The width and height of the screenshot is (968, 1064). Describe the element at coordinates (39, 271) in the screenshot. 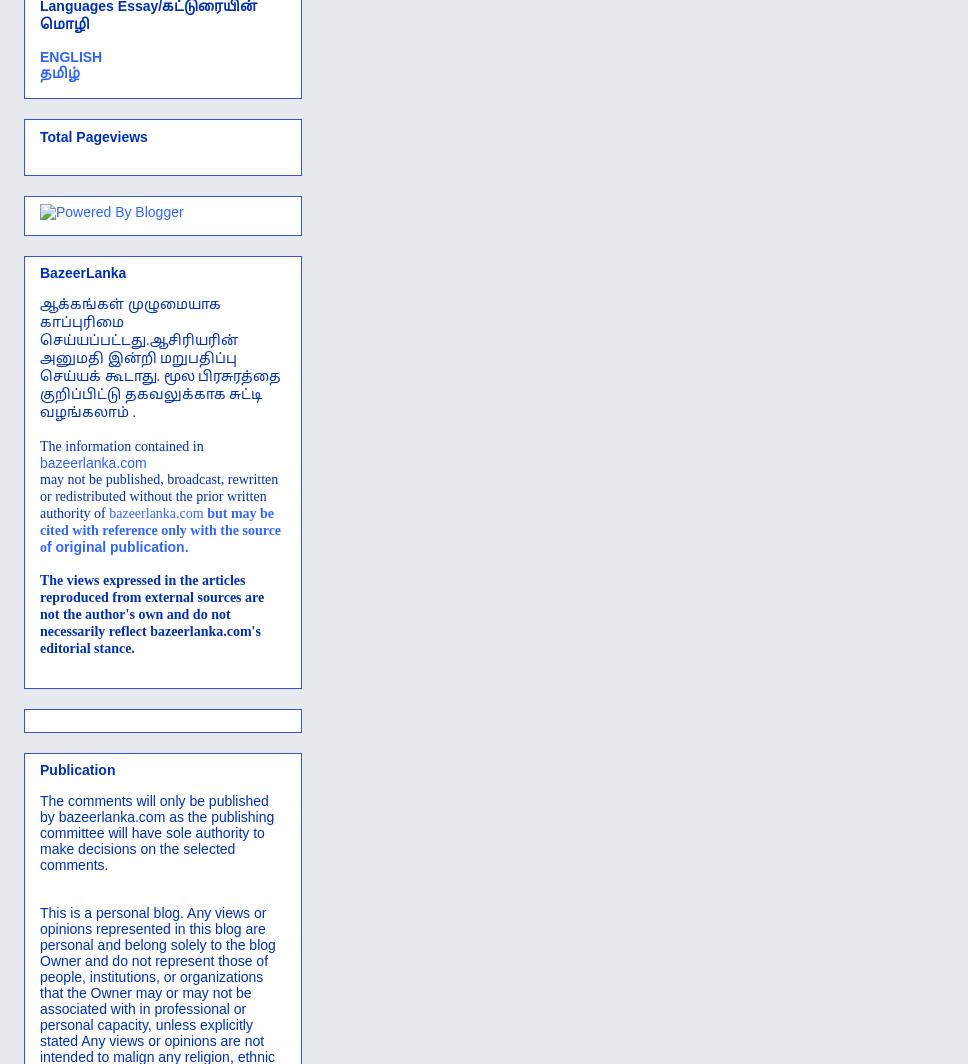

I see `'BazeerLanka'` at that location.